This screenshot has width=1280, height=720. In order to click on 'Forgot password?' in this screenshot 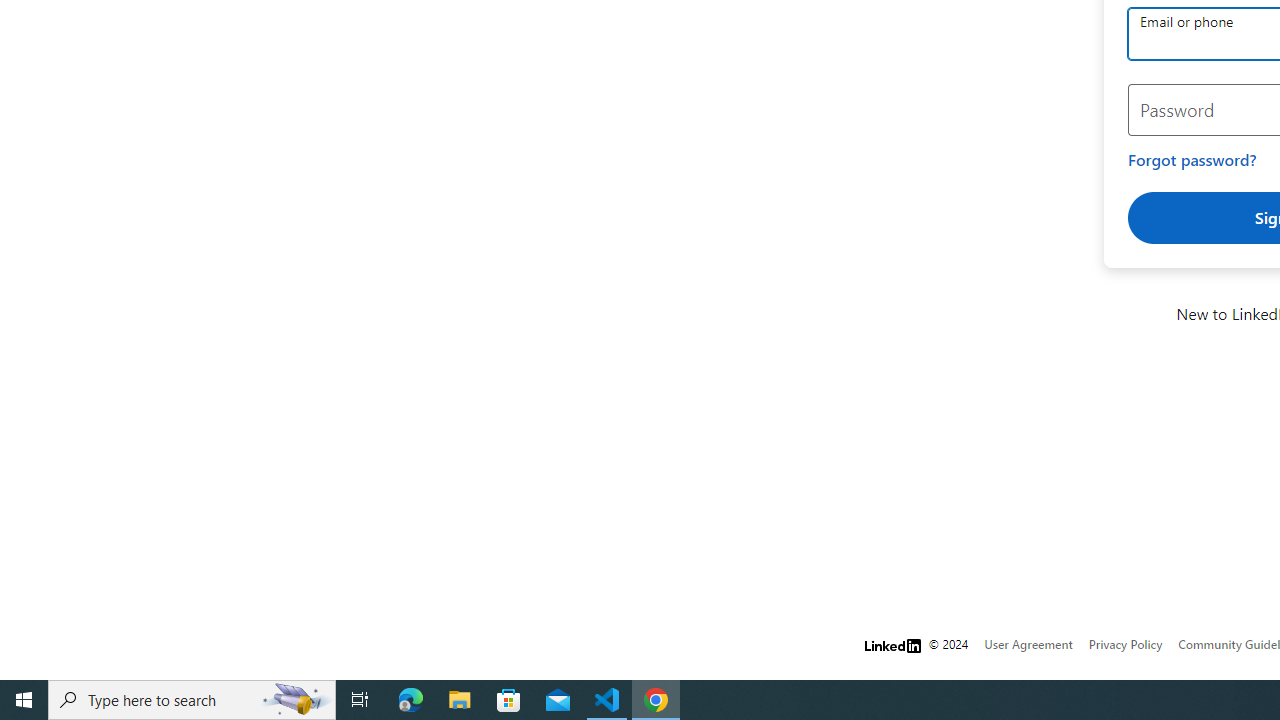, I will do `click(1192, 159)`.